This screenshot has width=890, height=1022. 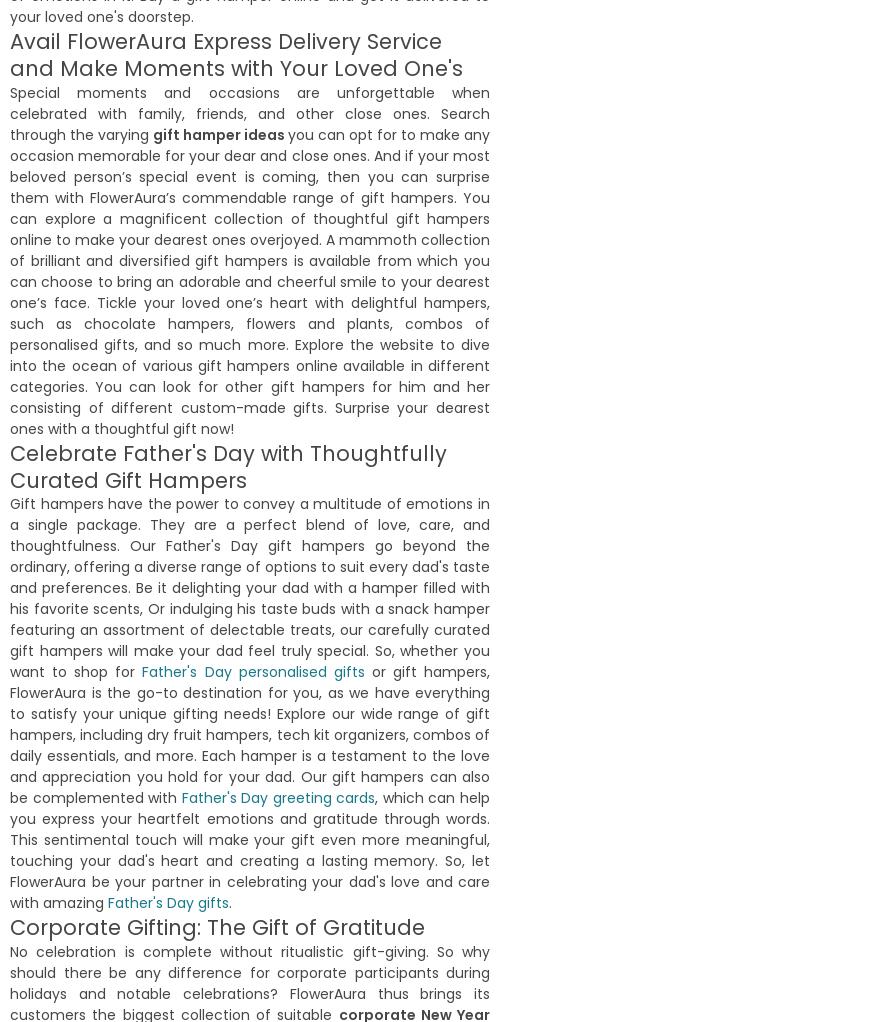 What do you see at coordinates (379, 317) in the screenshot?
I see `'26th September,2021'` at bounding box center [379, 317].